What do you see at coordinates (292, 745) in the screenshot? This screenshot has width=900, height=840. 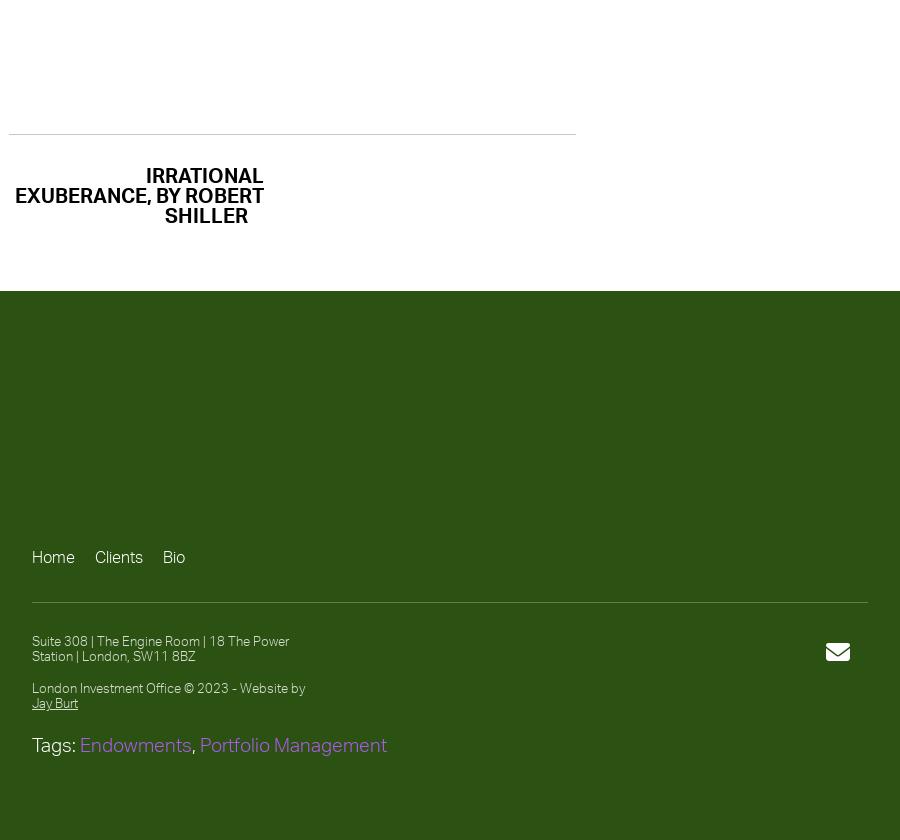 I see `'Portfolio Management'` at bounding box center [292, 745].